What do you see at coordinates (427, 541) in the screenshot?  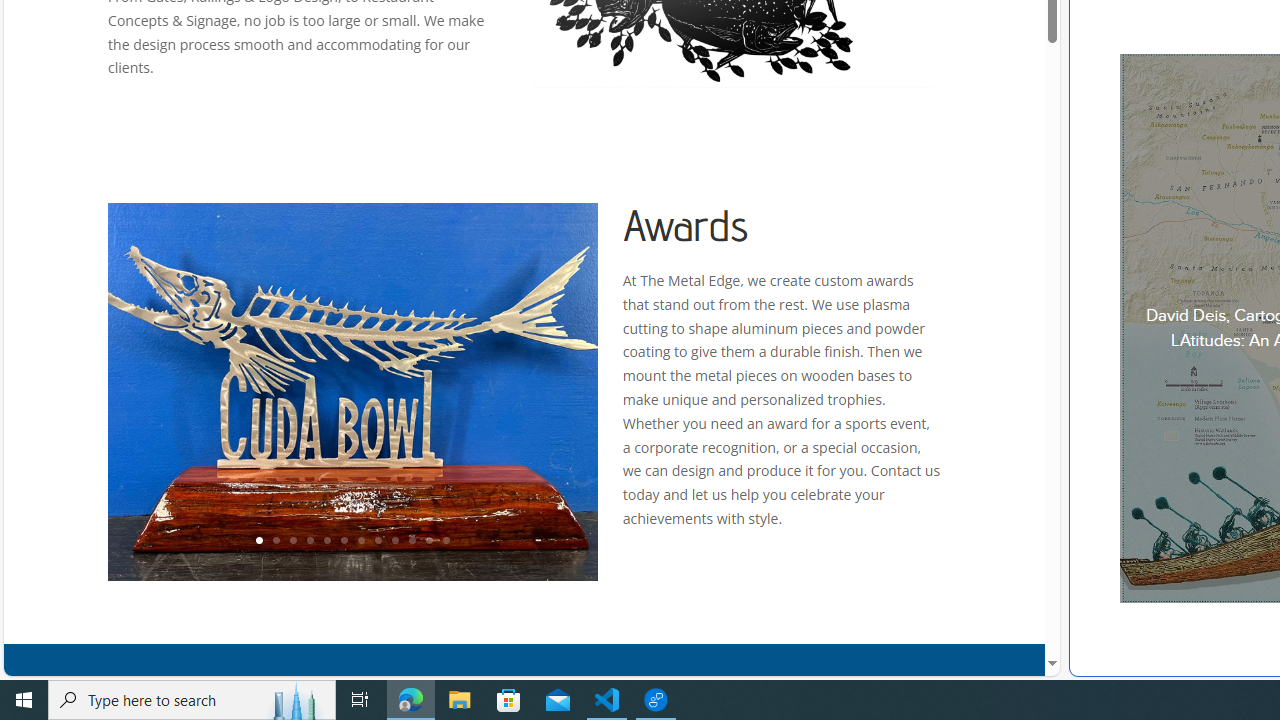 I see `'11'` at bounding box center [427, 541].